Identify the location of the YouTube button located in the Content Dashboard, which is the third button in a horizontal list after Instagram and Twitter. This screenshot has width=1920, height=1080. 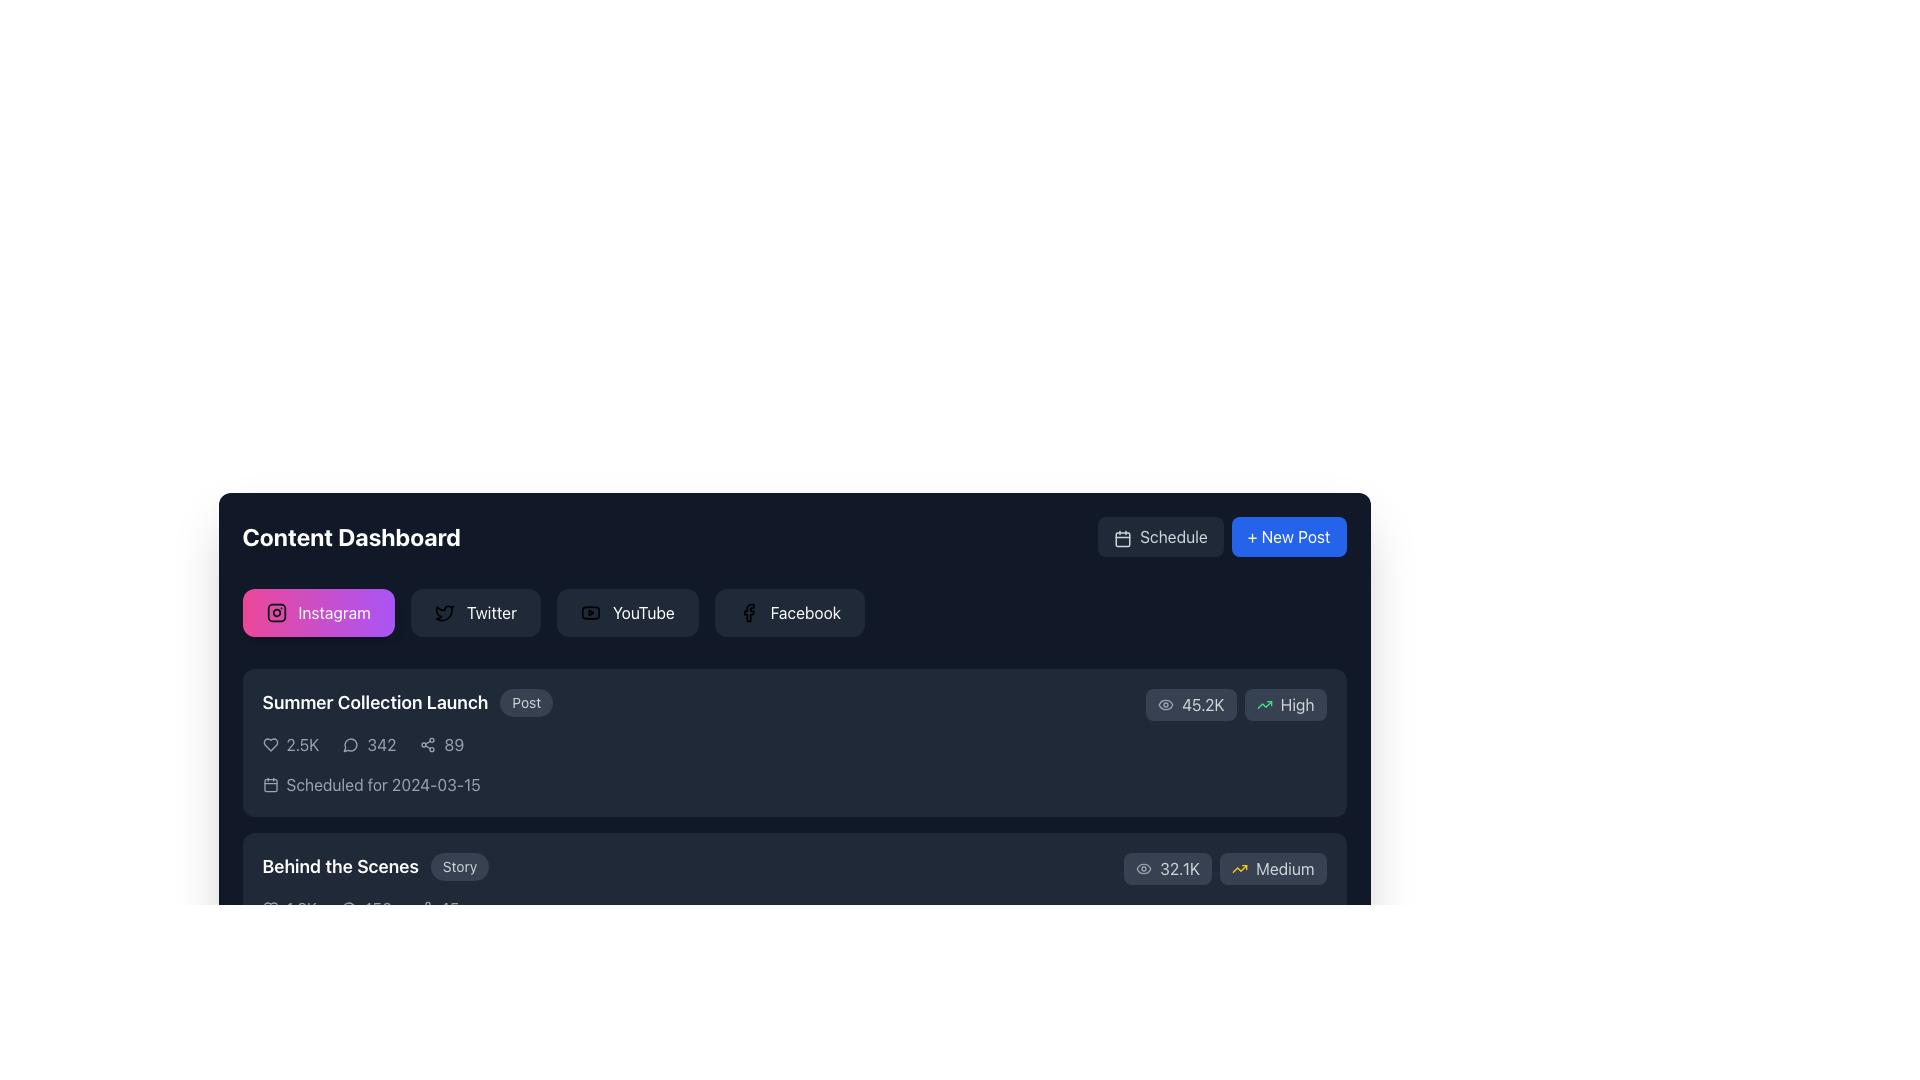
(589, 612).